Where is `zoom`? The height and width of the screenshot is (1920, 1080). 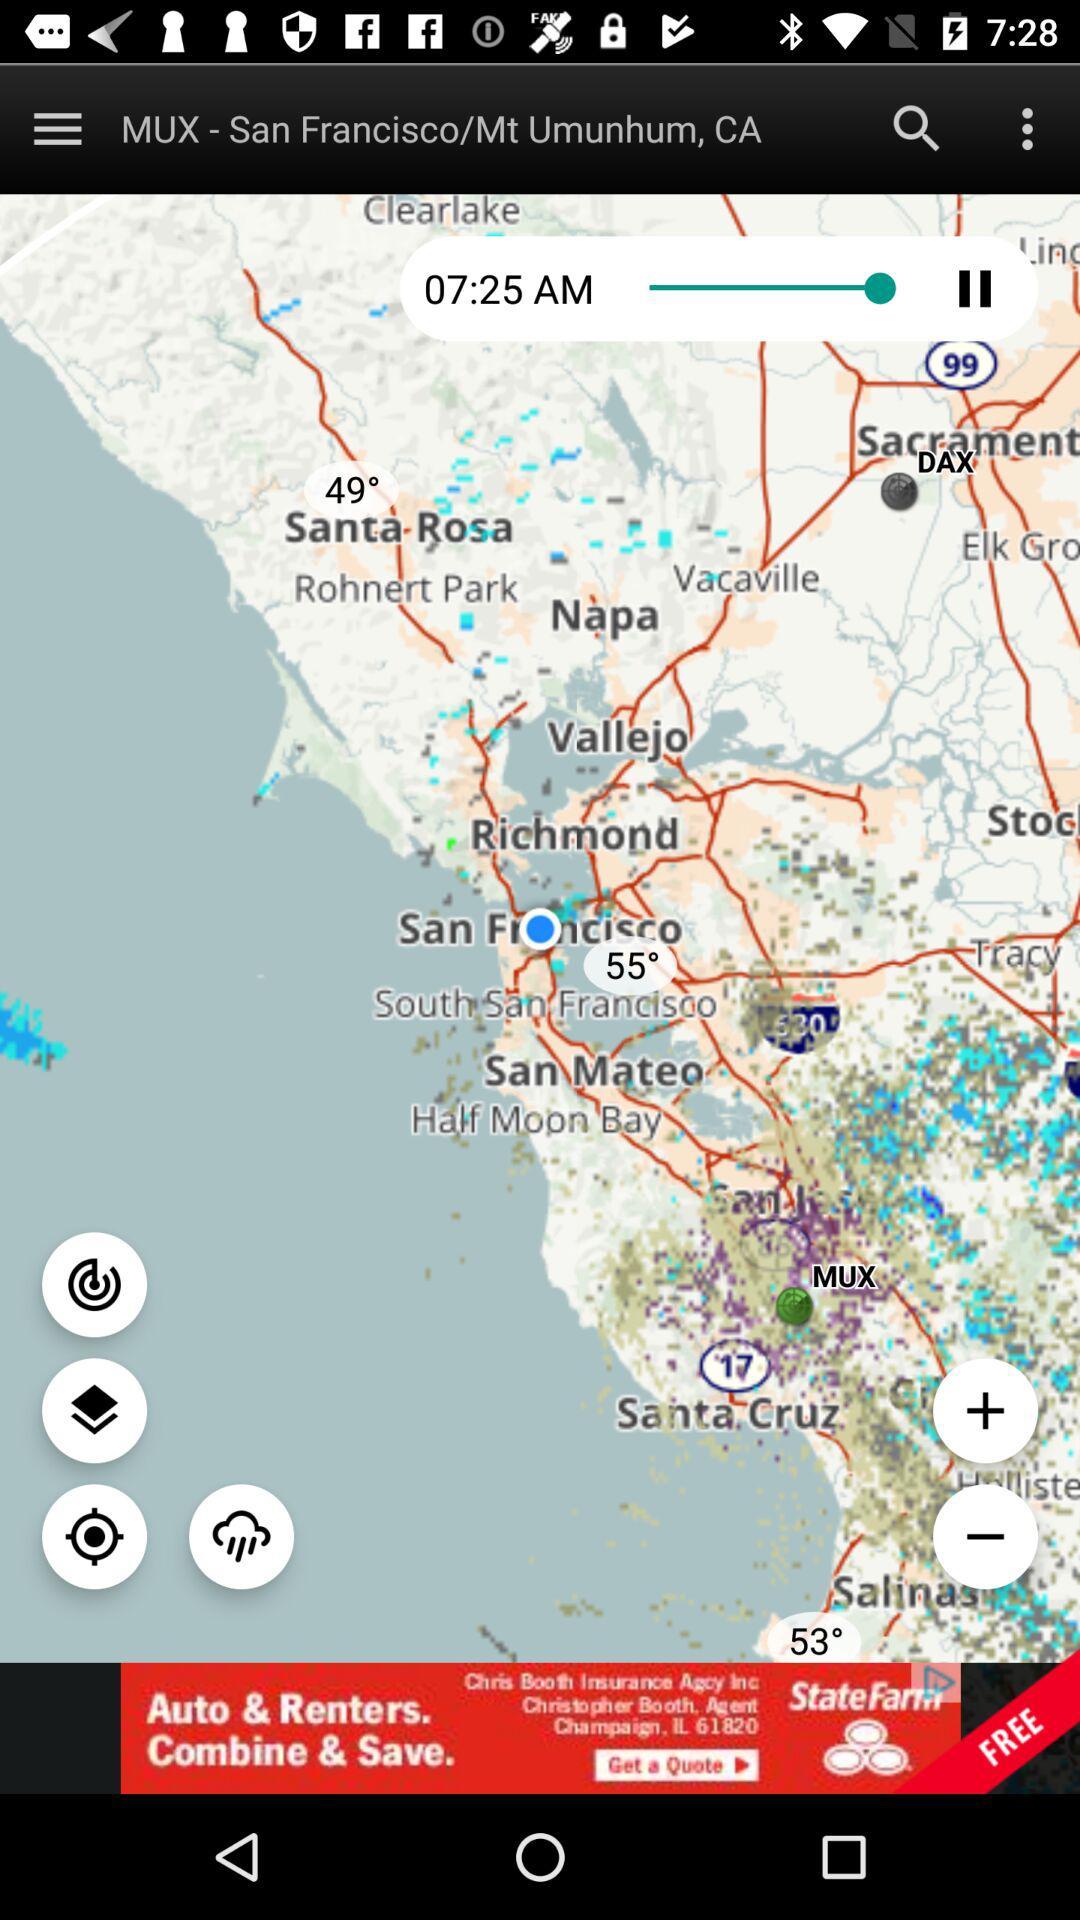
zoom is located at coordinates (984, 1409).